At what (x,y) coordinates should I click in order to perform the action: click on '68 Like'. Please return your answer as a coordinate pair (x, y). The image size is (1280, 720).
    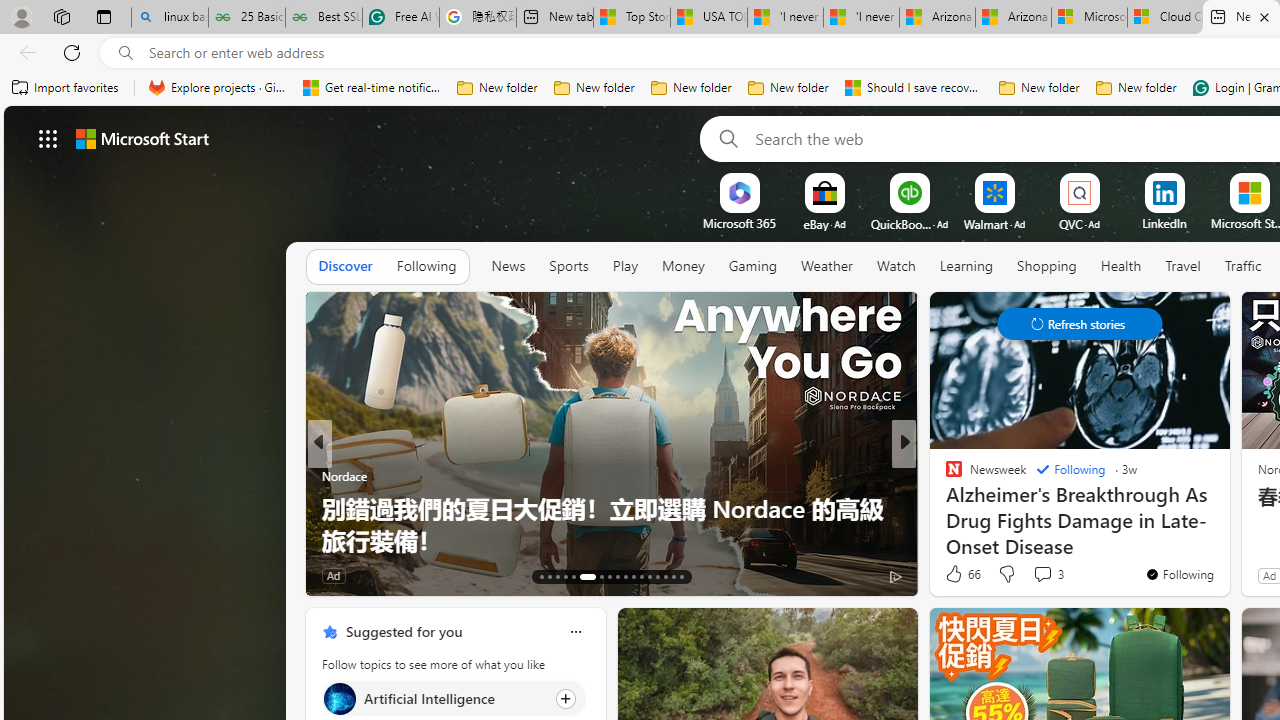
    Looking at the image, I should click on (955, 575).